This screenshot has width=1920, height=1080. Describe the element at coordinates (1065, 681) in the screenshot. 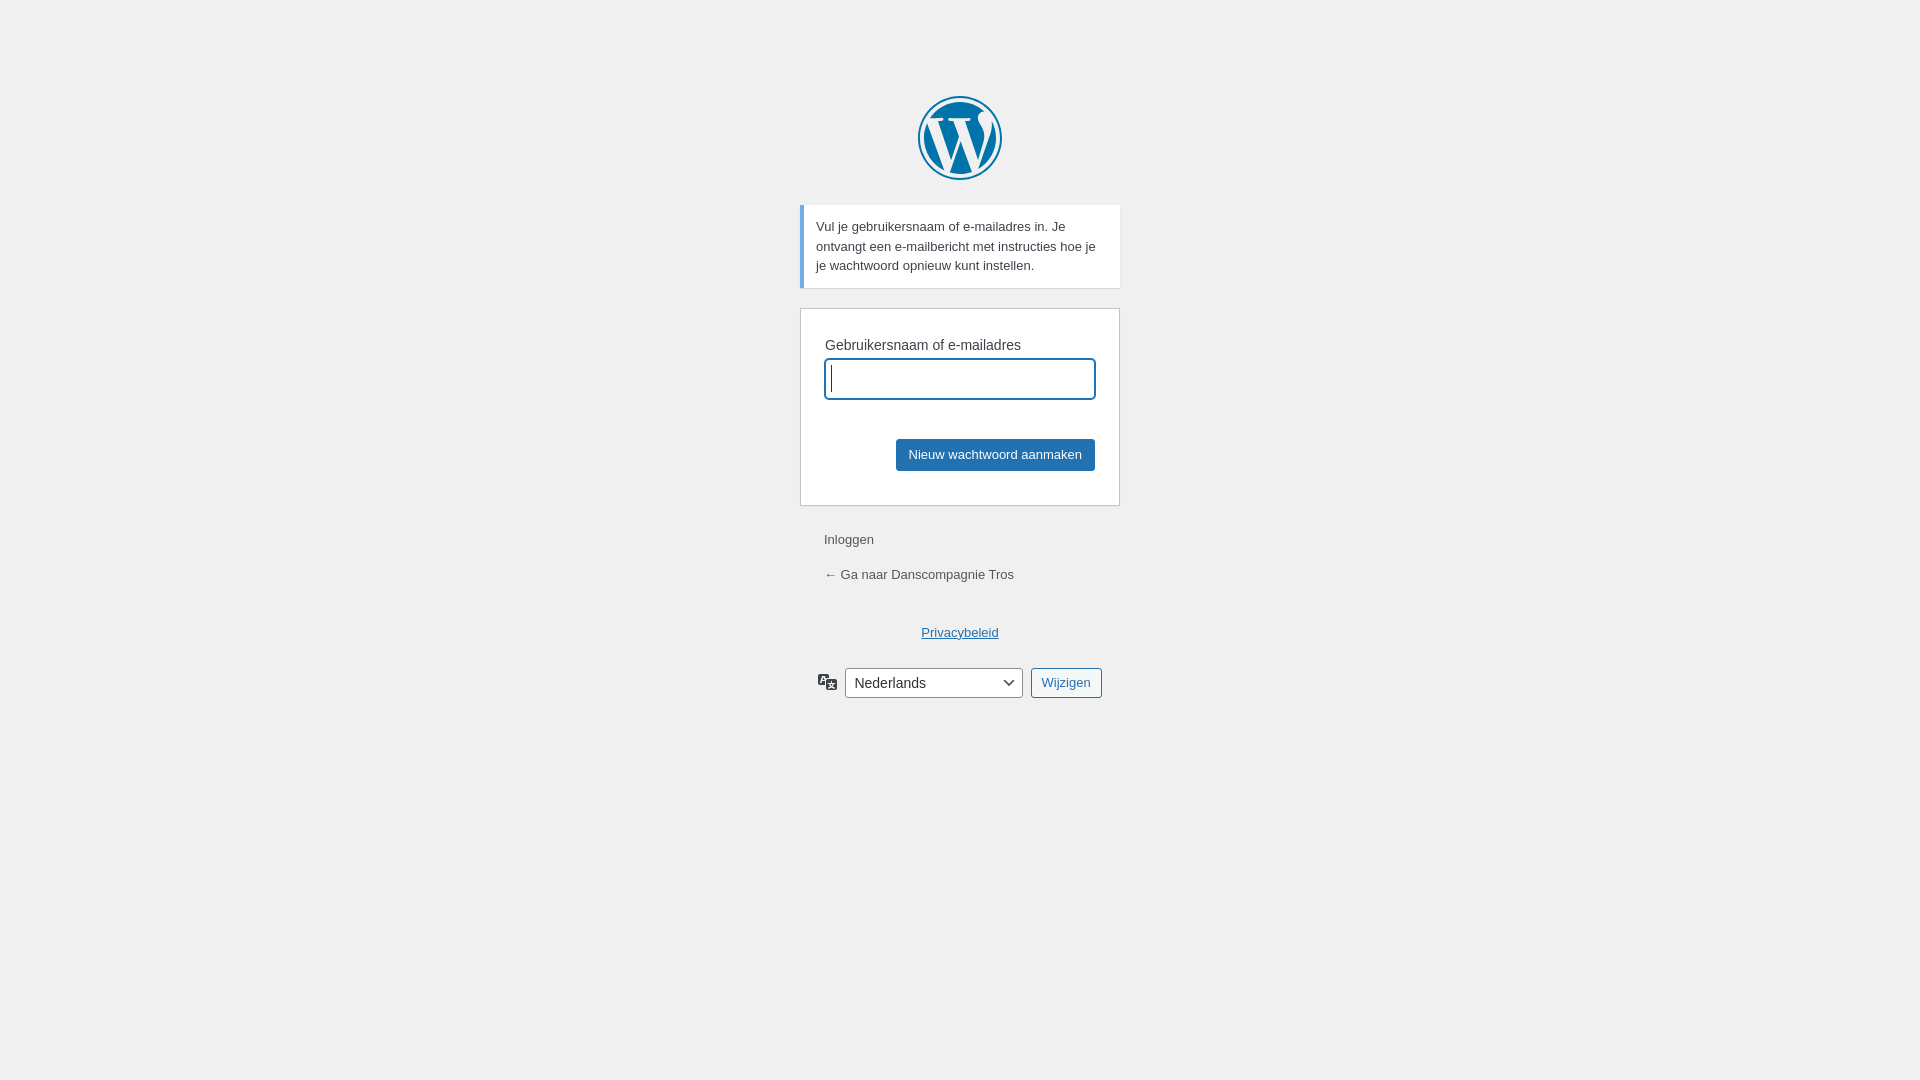

I see `'Wijzigen'` at that location.